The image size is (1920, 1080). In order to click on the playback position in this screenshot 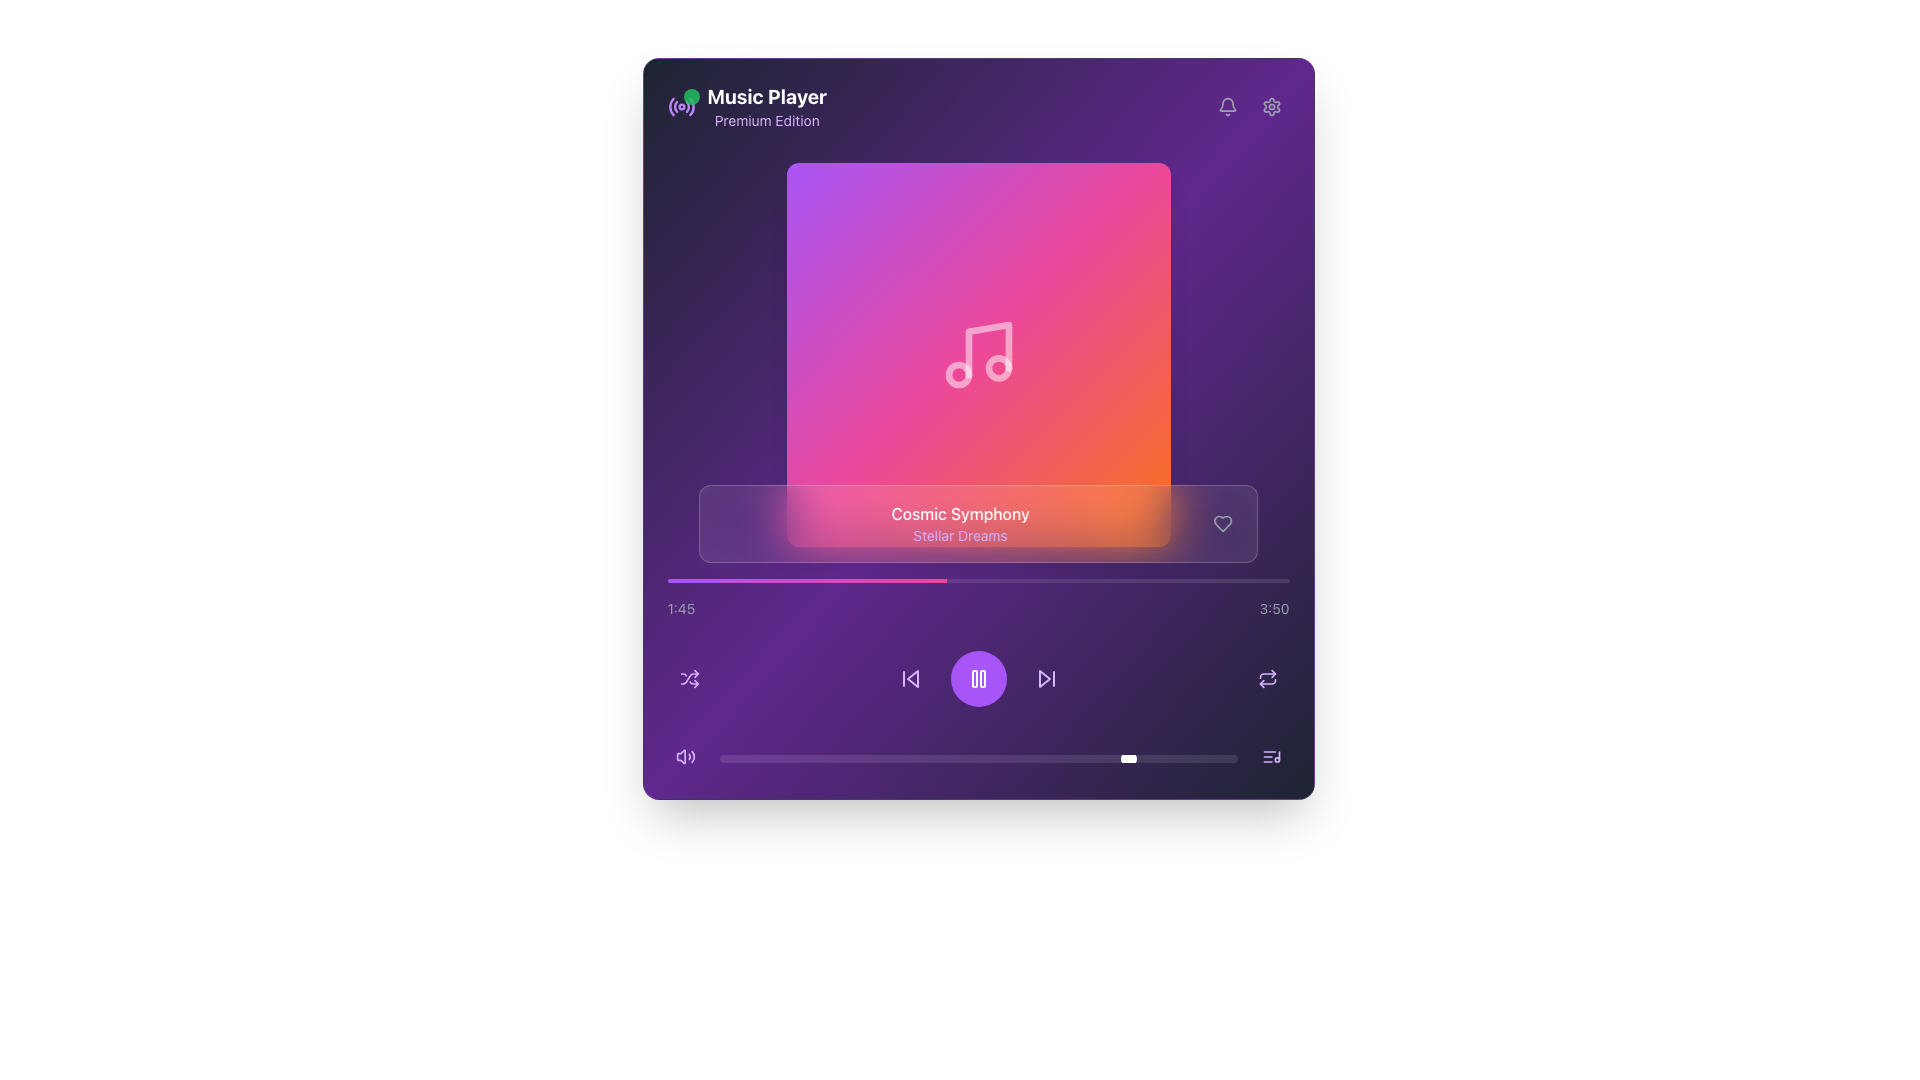, I will do `click(1251, 581)`.